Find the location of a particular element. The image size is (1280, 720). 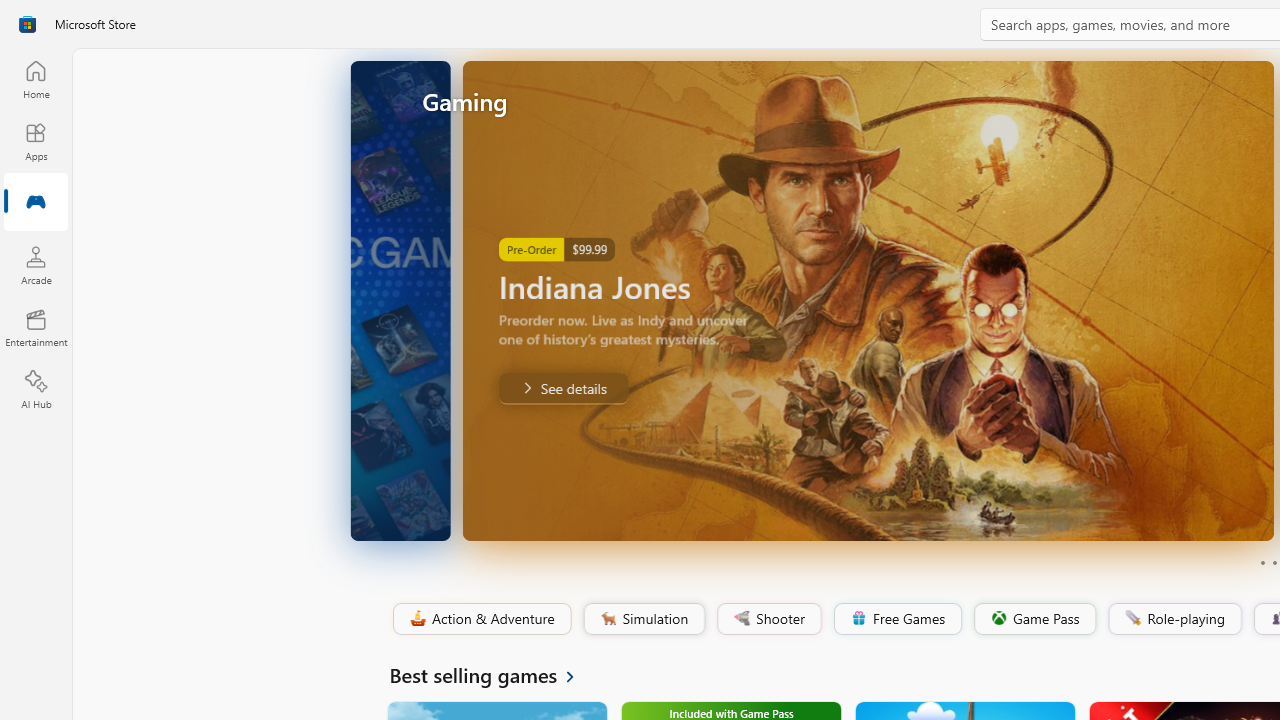

'See all  Best selling games' is located at coordinates (494, 675).